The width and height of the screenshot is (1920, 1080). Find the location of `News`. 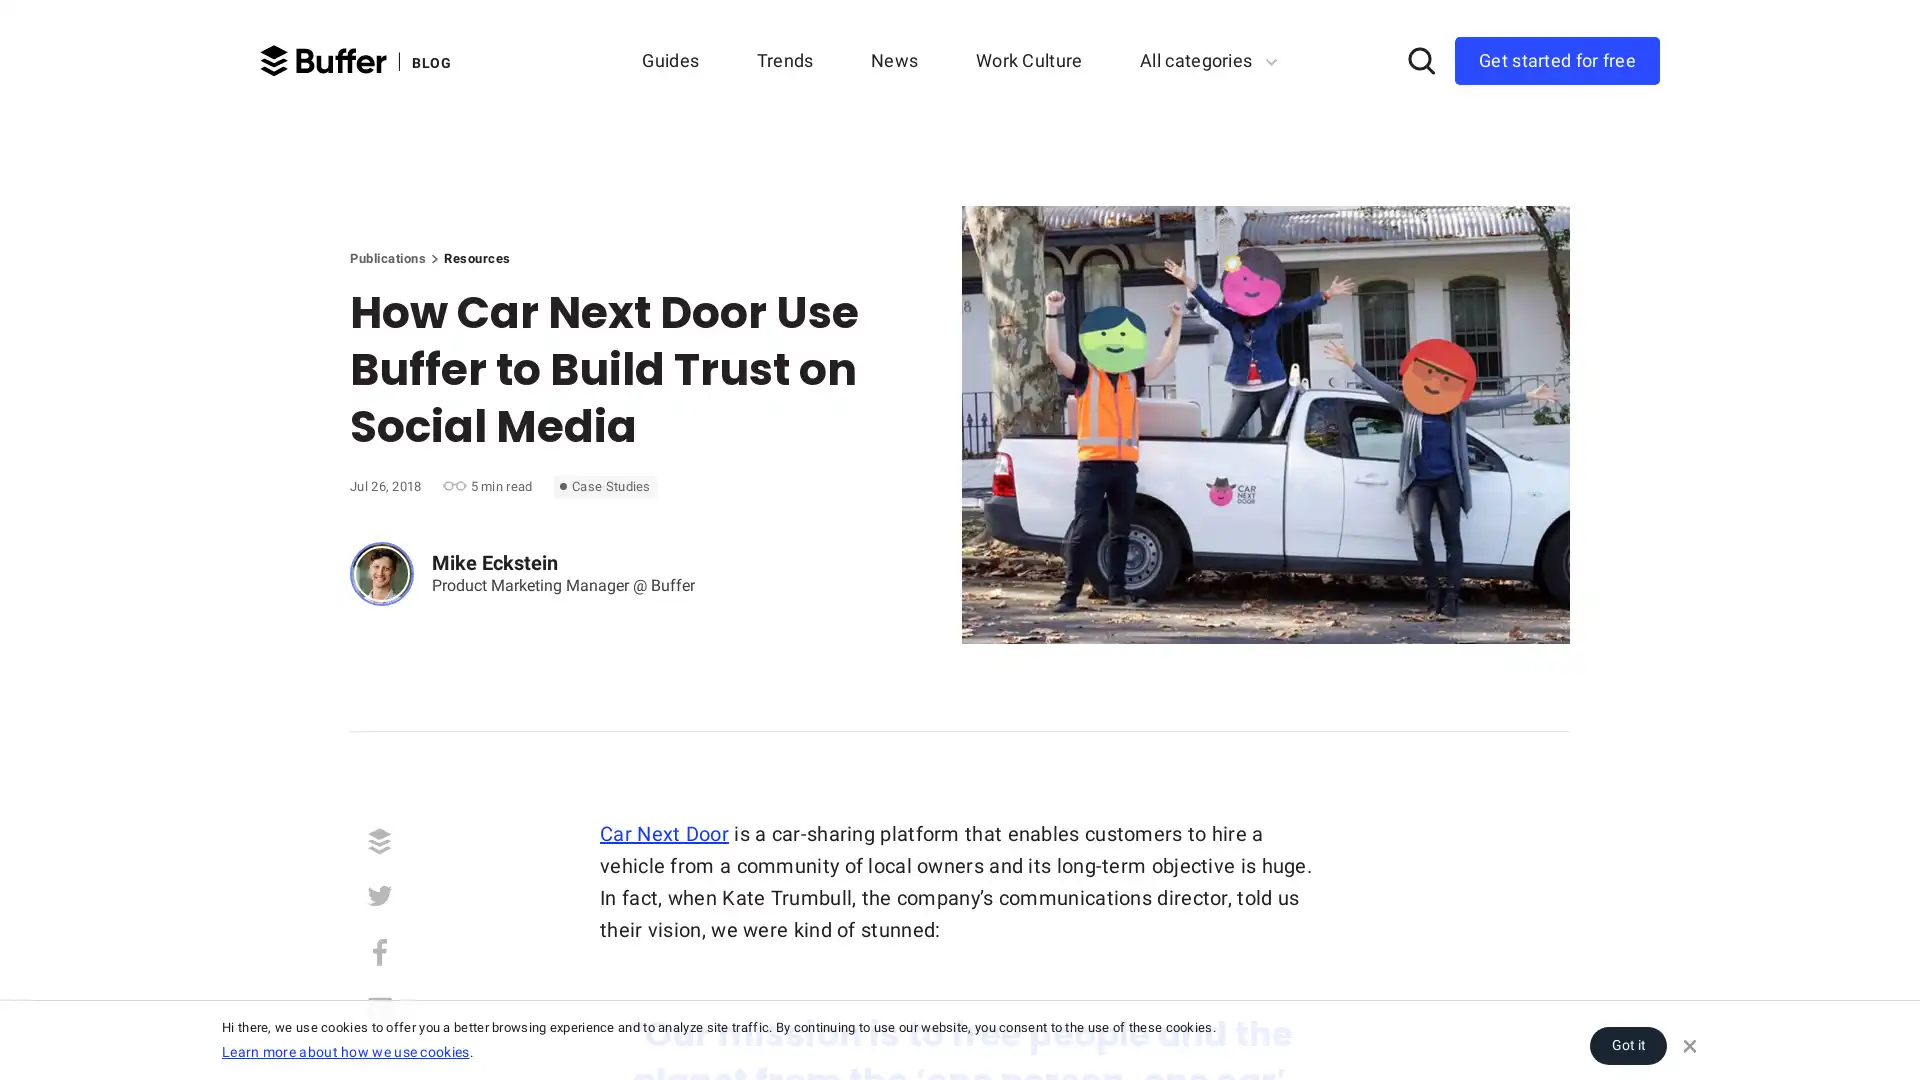

News is located at coordinates (893, 60).